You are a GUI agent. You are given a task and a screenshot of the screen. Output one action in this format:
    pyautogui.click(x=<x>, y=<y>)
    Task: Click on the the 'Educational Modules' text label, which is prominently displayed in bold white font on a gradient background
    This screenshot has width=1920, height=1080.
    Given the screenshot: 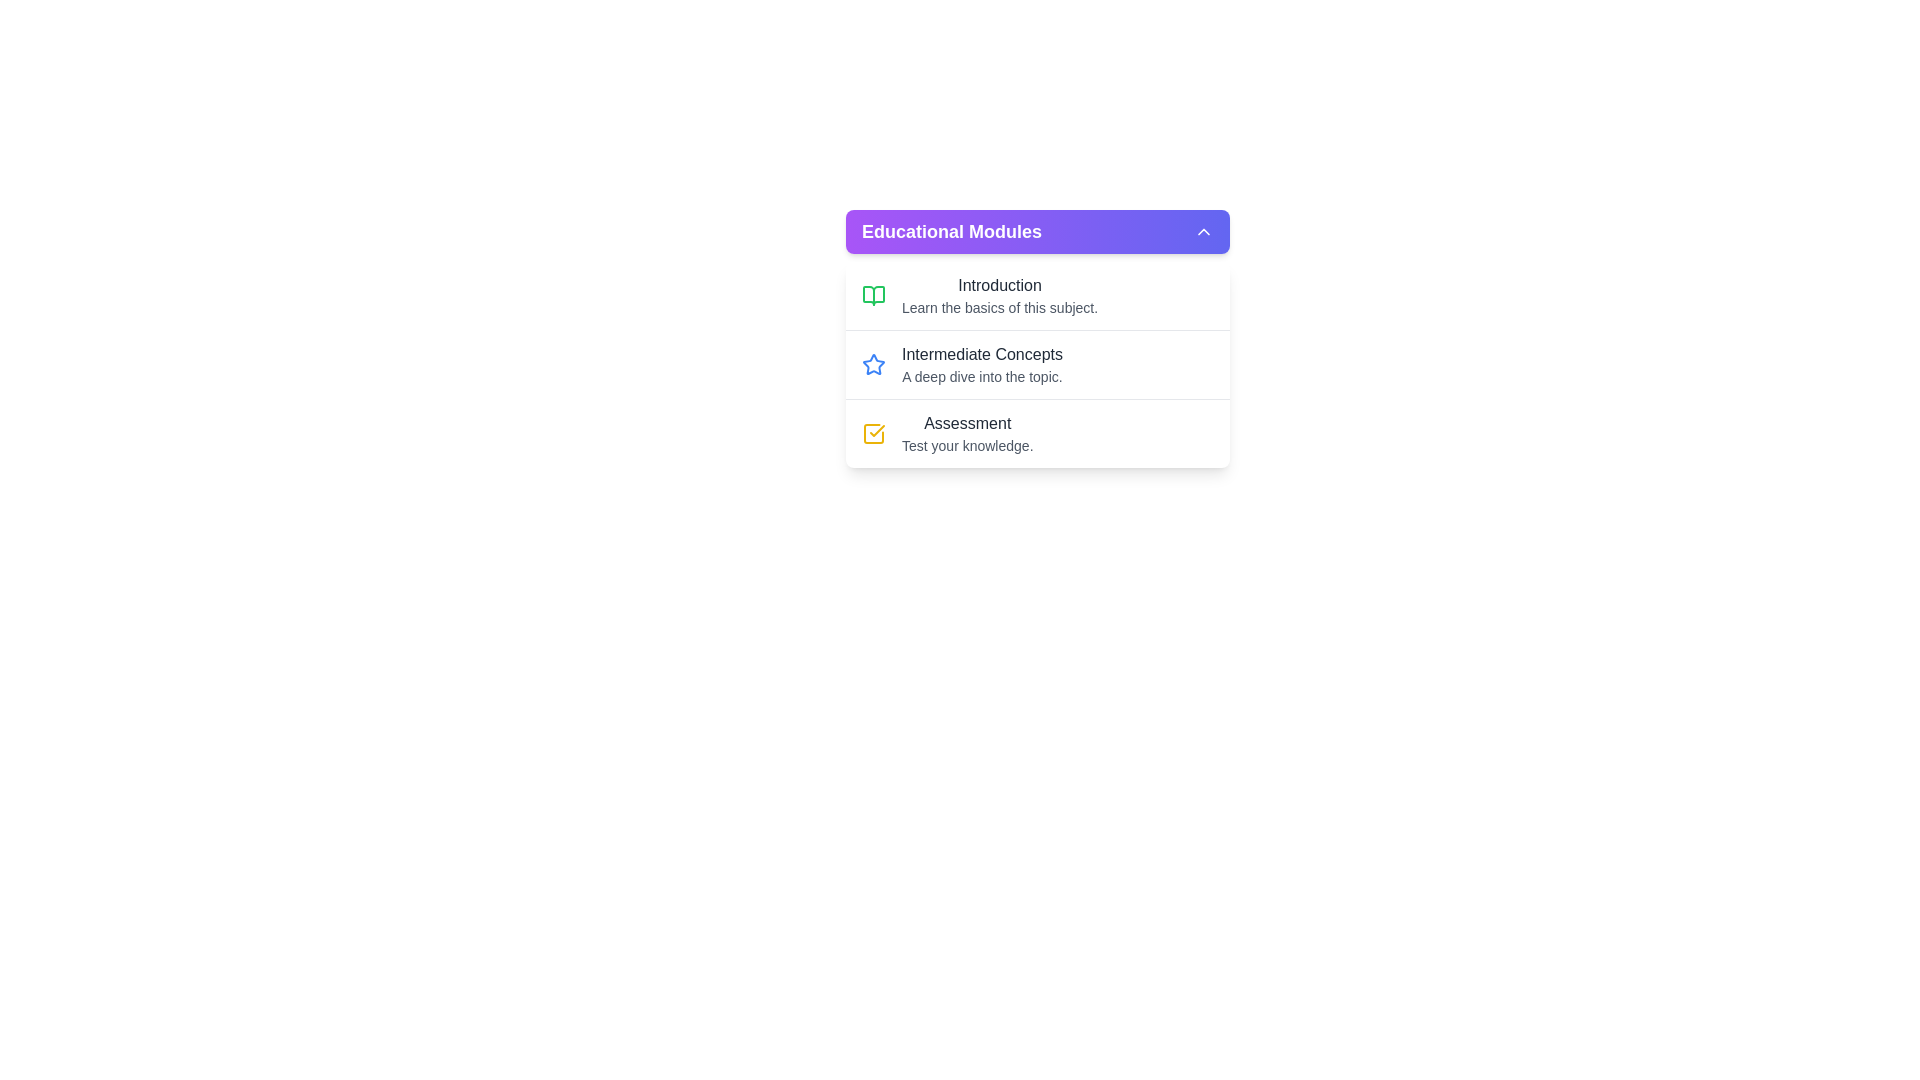 What is the action you would take?
    pyautogui.click(x=950, y=230)
    